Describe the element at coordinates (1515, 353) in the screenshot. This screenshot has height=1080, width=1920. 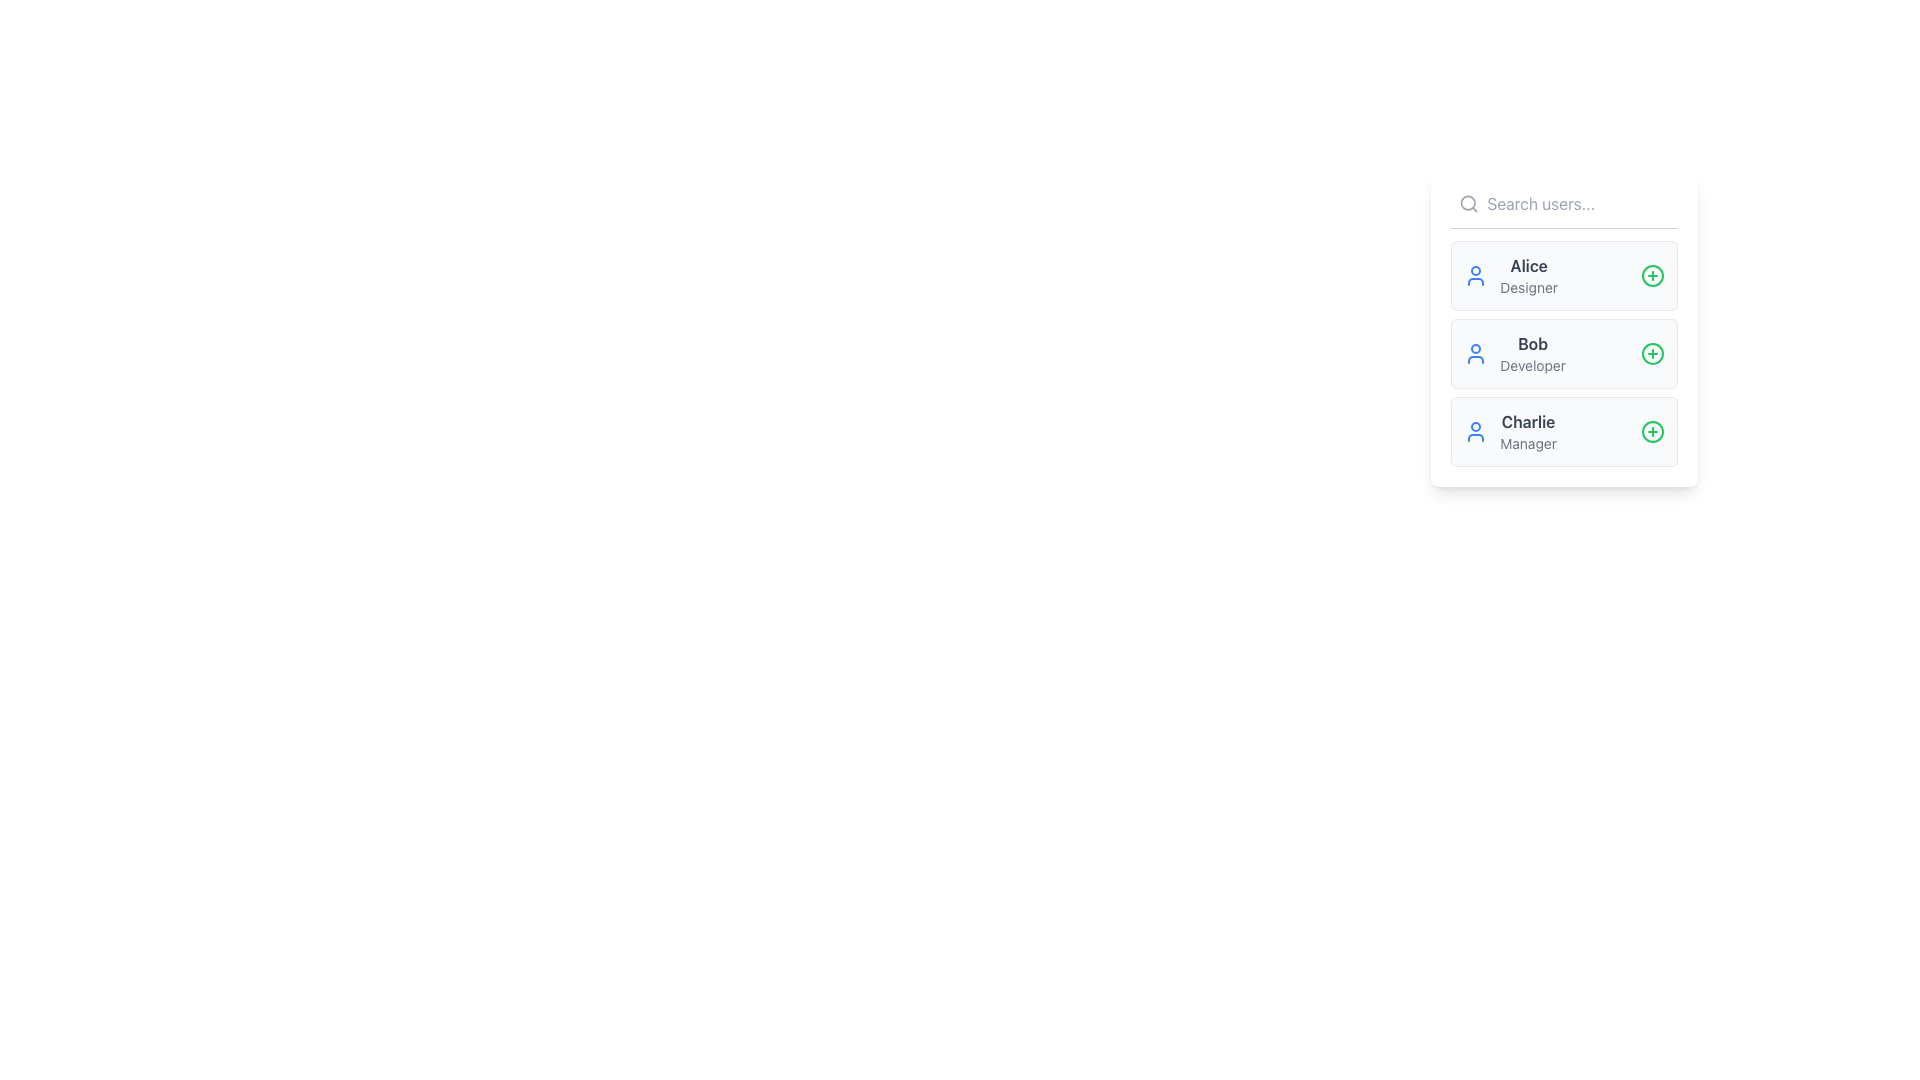
I see `the User Information Card displaying the user's name 'Bob' and role 'Developer', which is the second card in a vertical list of user cards` at that location.